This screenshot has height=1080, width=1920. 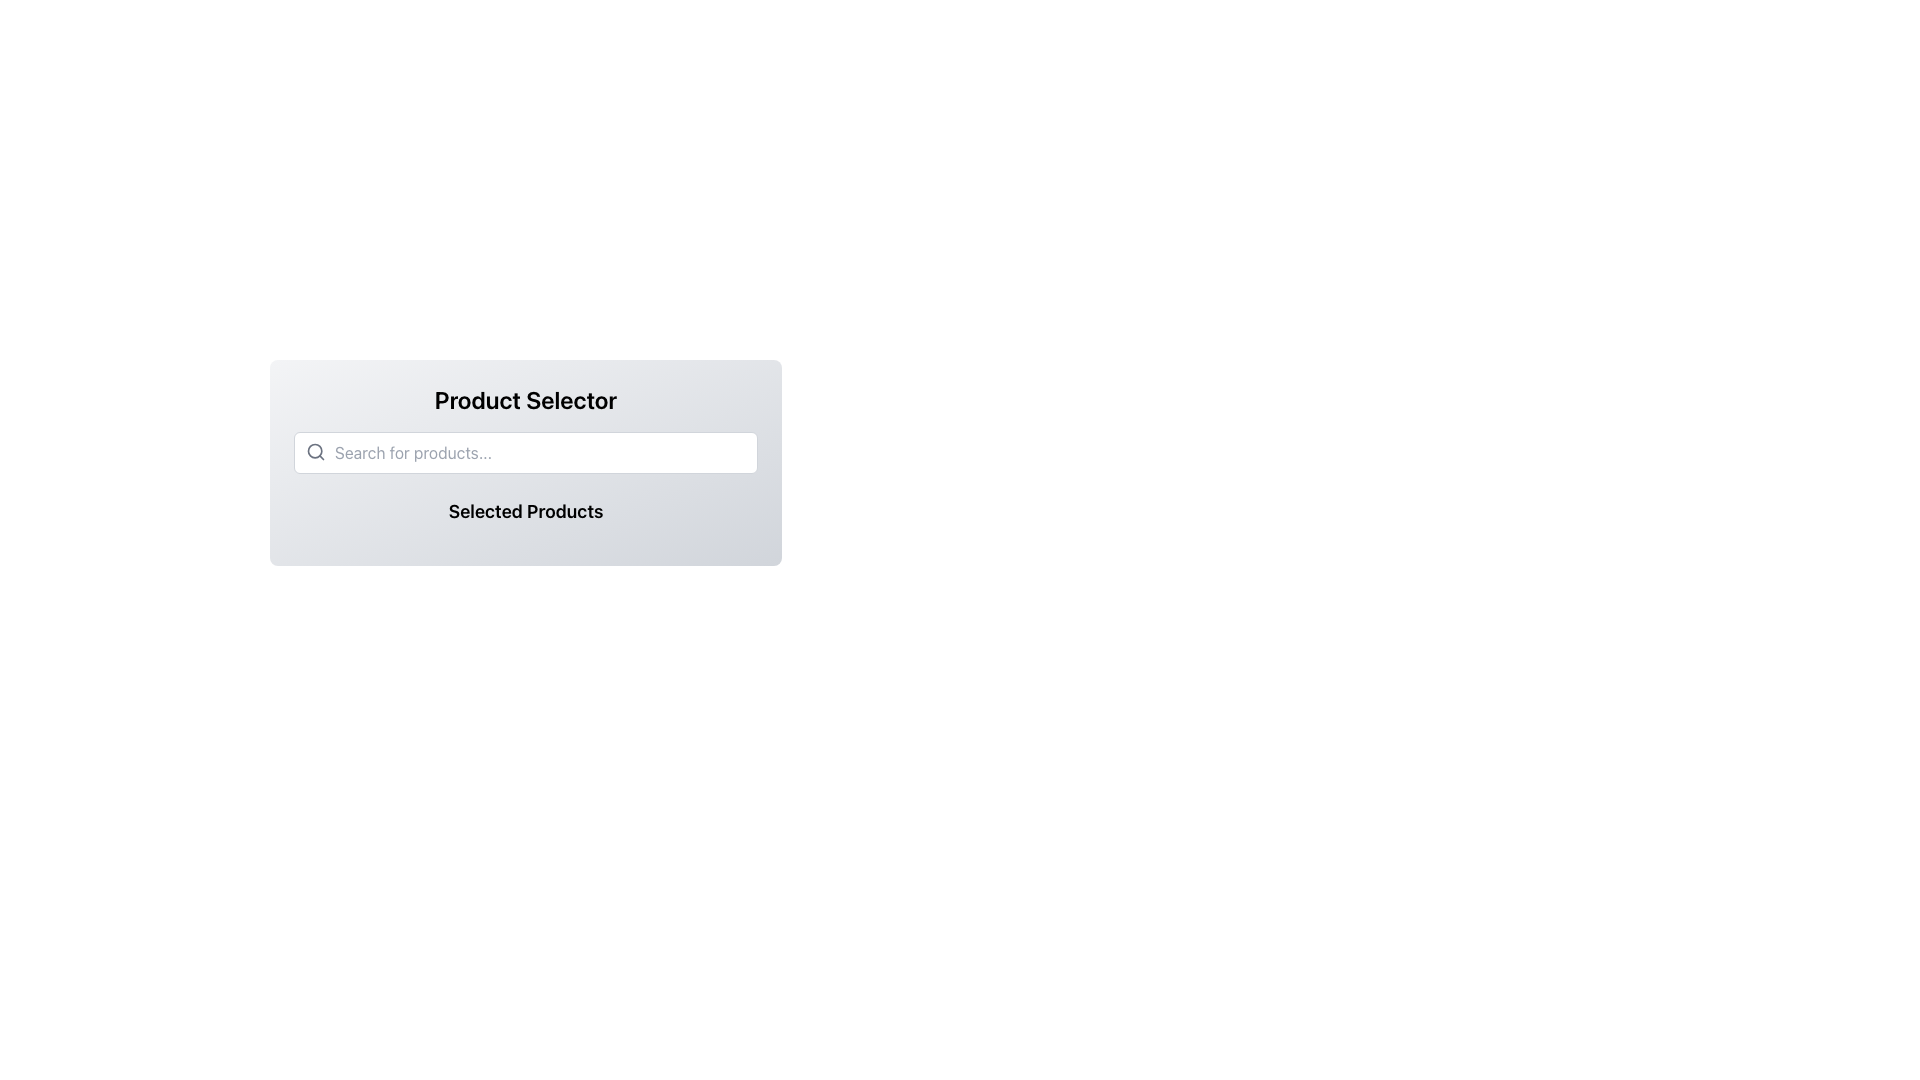 What do you see at coordinates (526, 511) in the screenshot?
I see `the informational text label located below the 'Product Selector' header and above the product display section` at bounding box center [526, 511].